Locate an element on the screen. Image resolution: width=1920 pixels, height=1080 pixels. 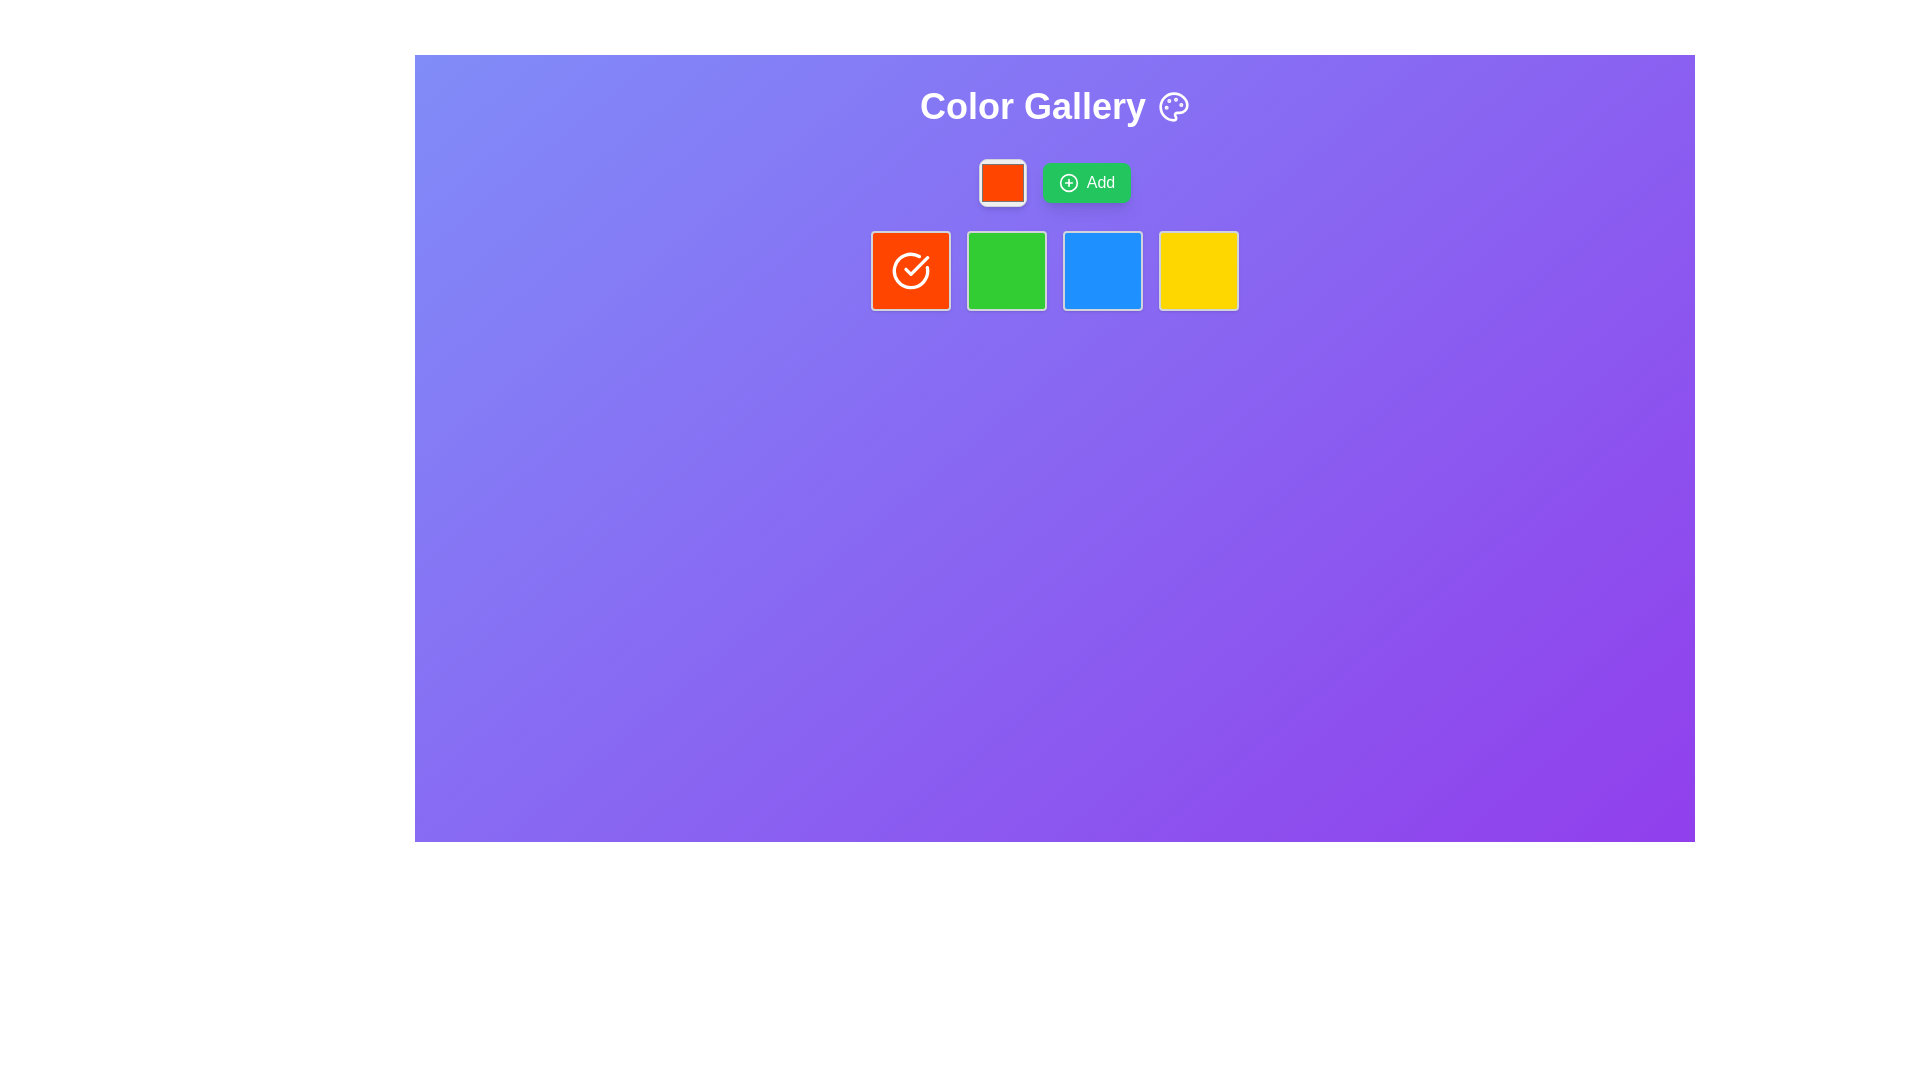
the circular '+' icon with a green background inside the 'Add' button is located at coordinates (1067, 182).